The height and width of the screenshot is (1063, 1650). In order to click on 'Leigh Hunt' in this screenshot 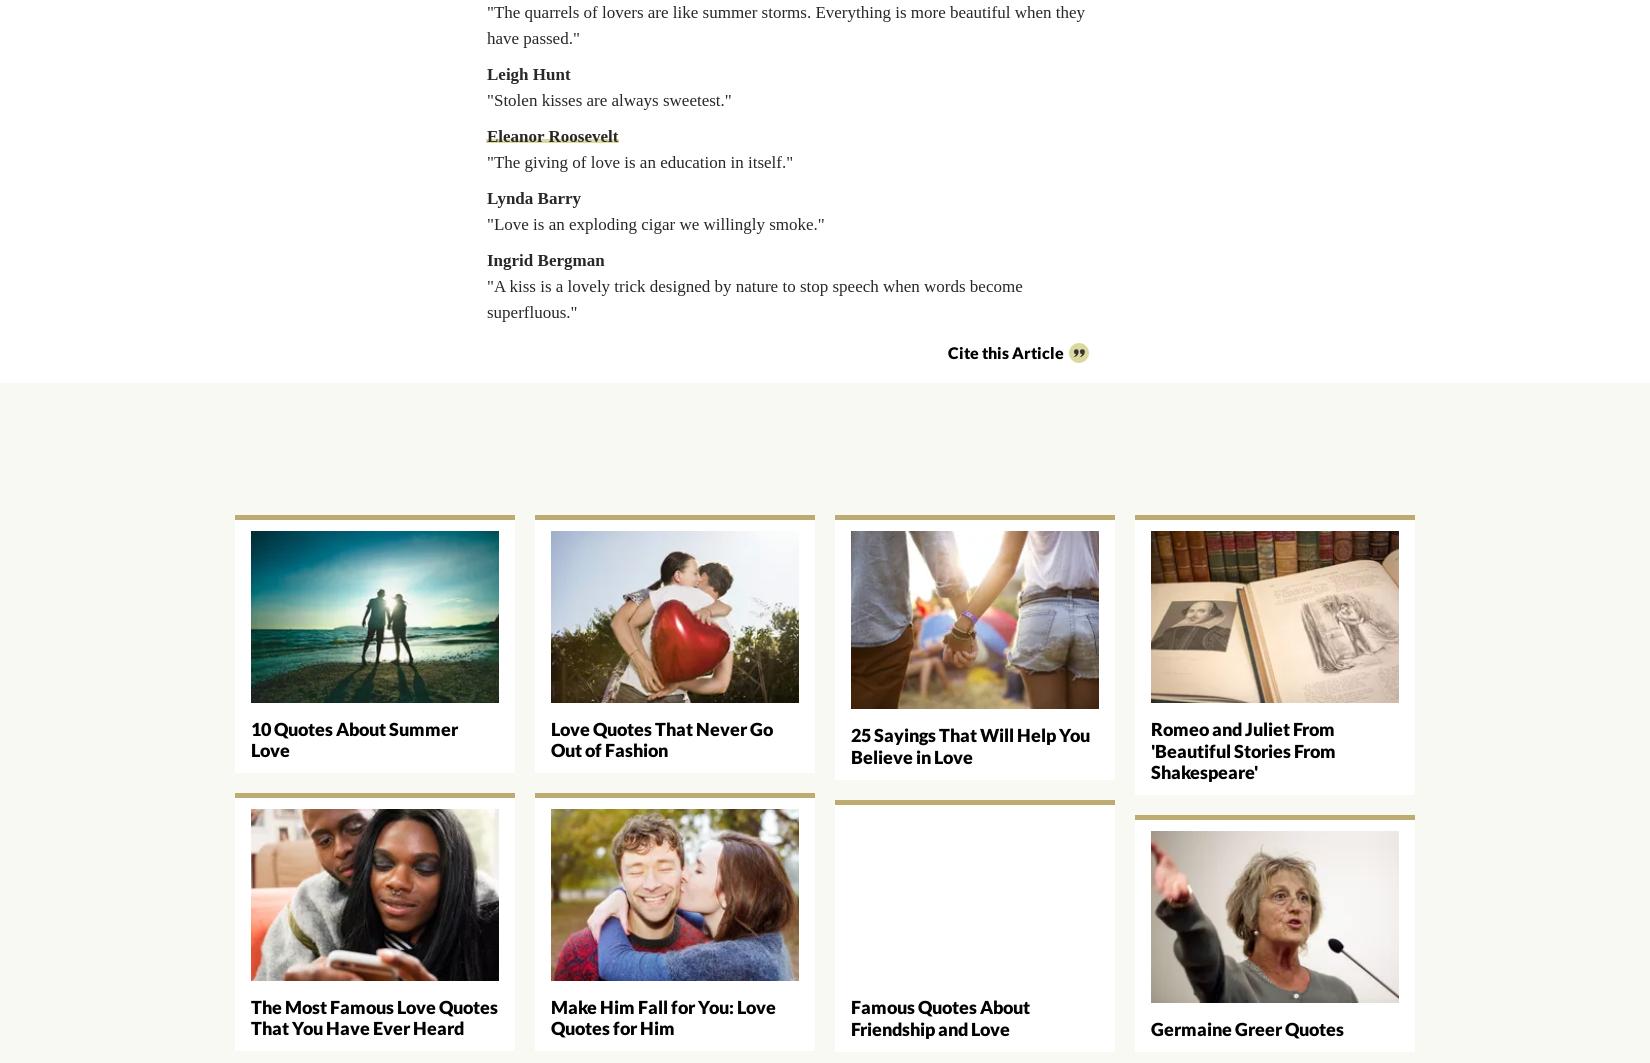, I will do `click(486, 74)`.